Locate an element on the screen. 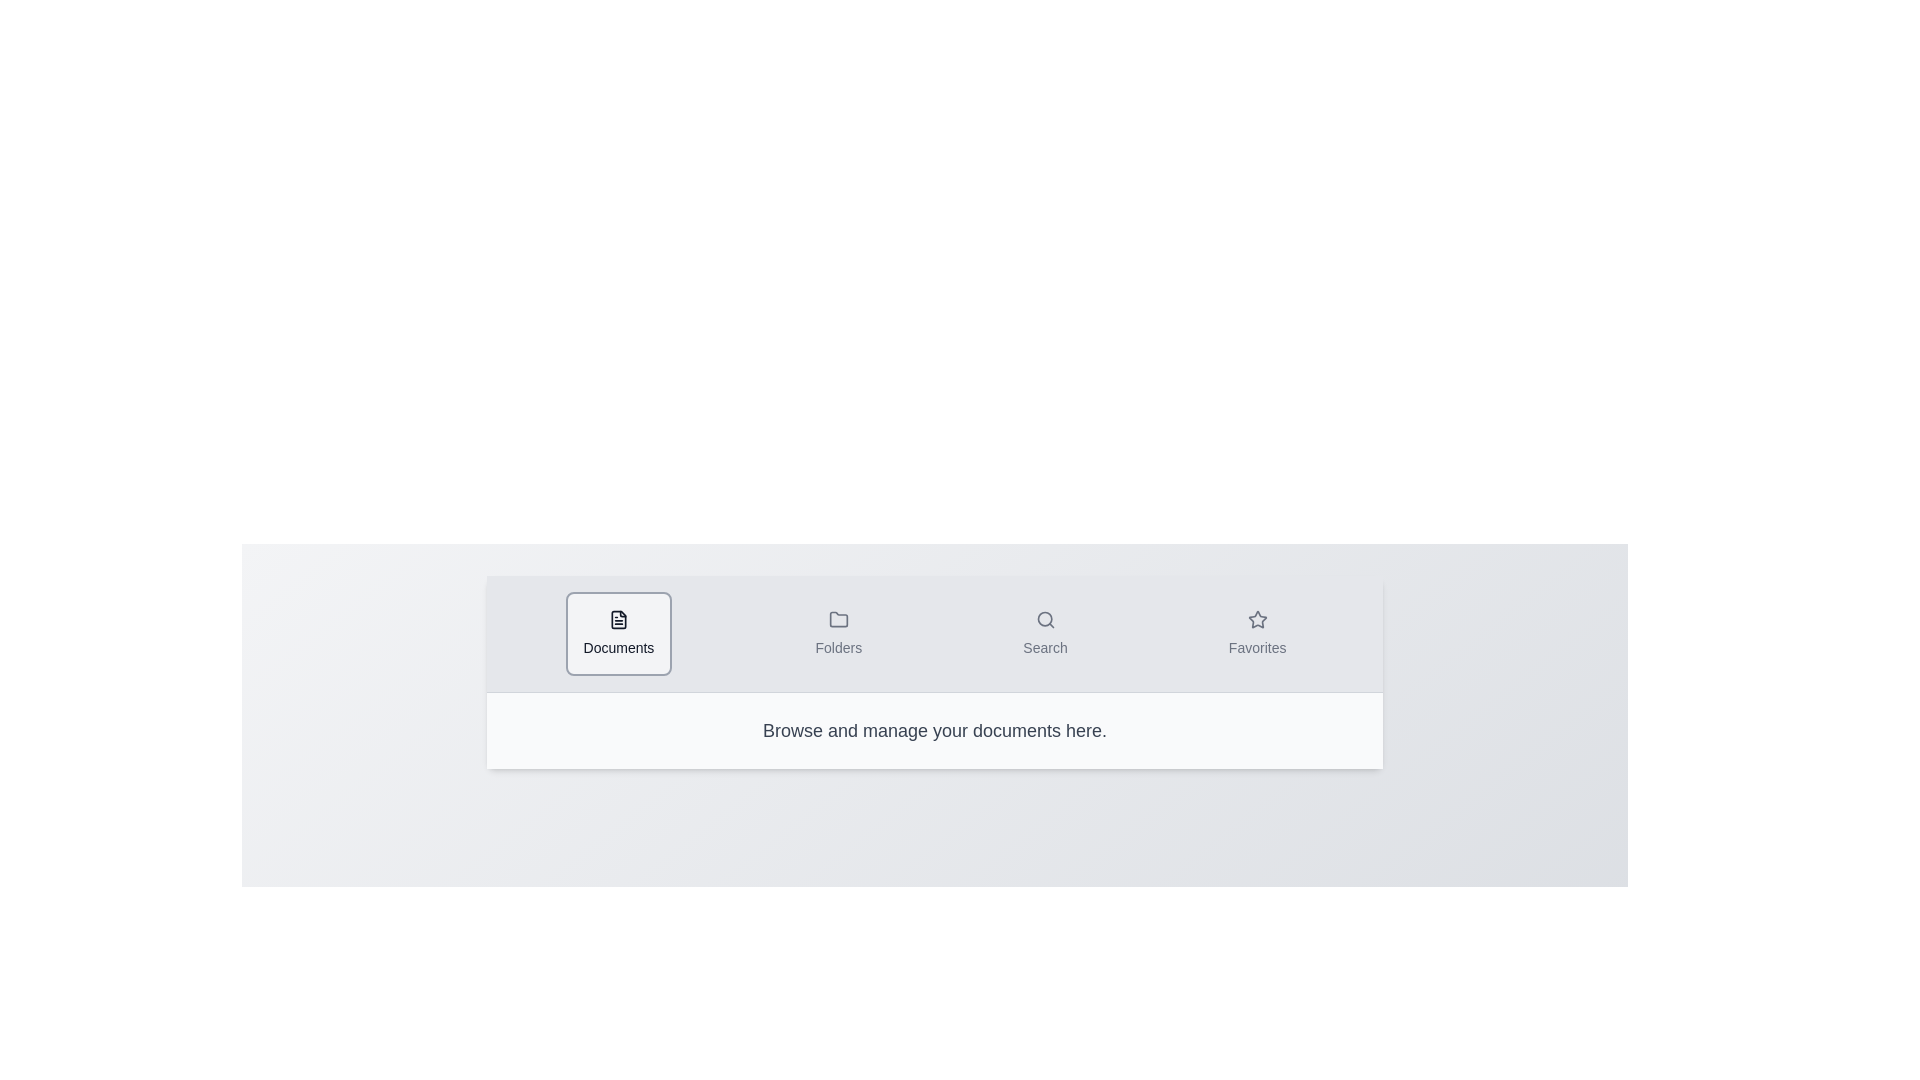 The height and width of the screenshot is (1080, 1920). the Favorites tab to preview its behavior is located at coordinates (1256, 633).